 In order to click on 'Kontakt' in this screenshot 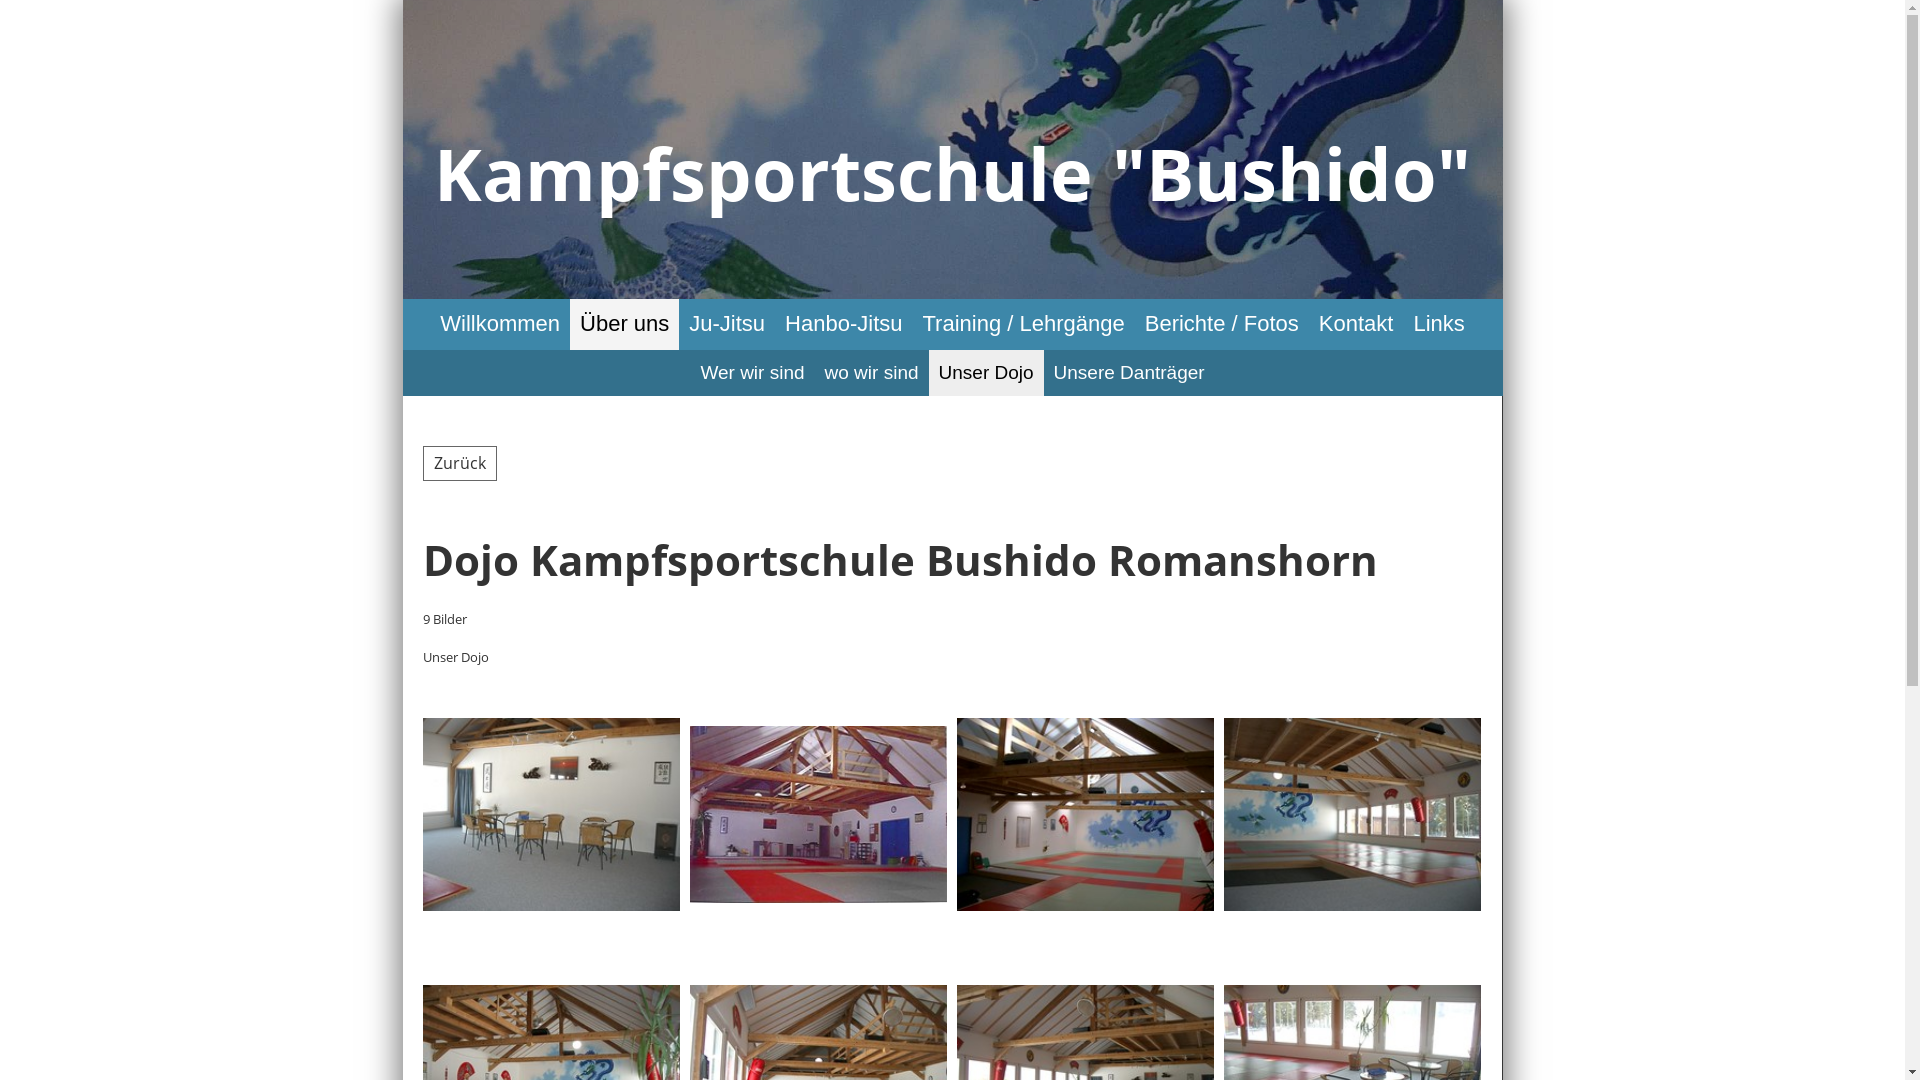, I will do `click(1356, 323)`.